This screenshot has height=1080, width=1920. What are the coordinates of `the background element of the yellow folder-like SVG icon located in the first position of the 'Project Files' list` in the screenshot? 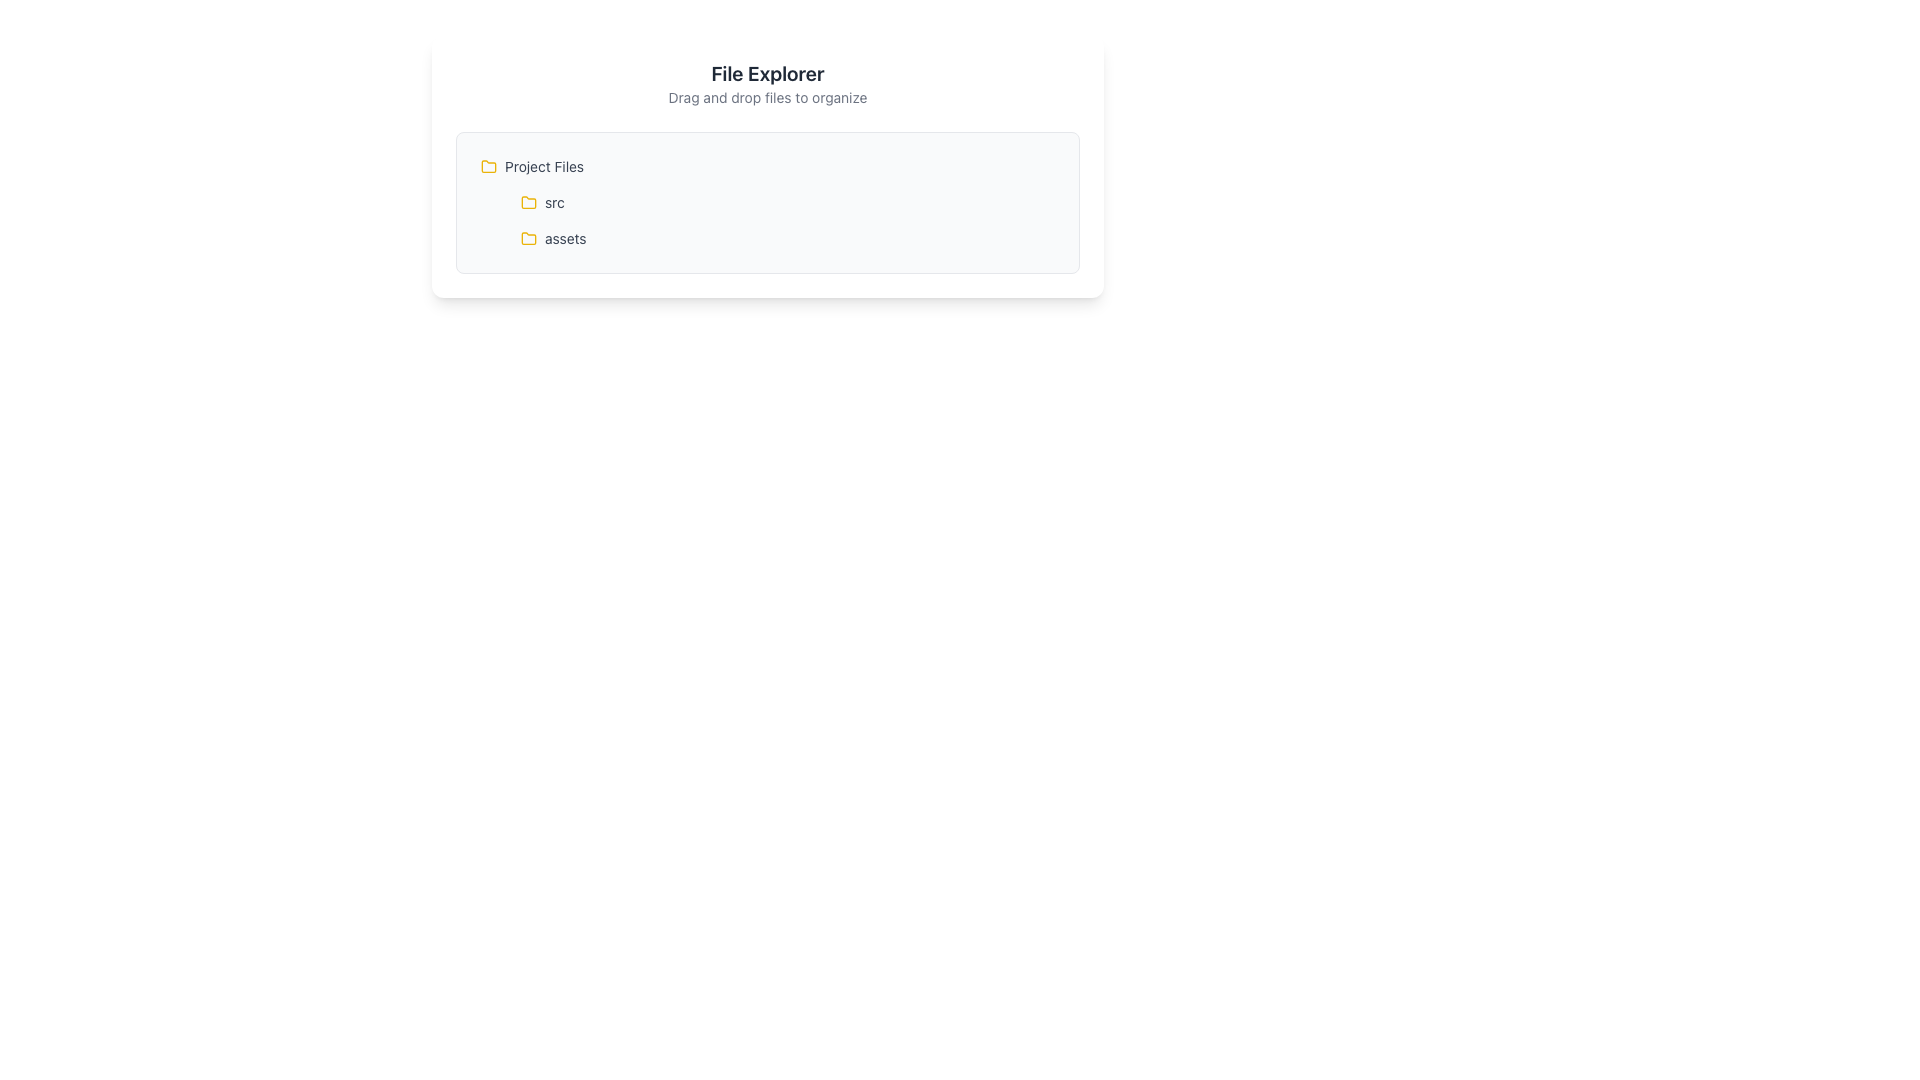 It's located at (489, 164).